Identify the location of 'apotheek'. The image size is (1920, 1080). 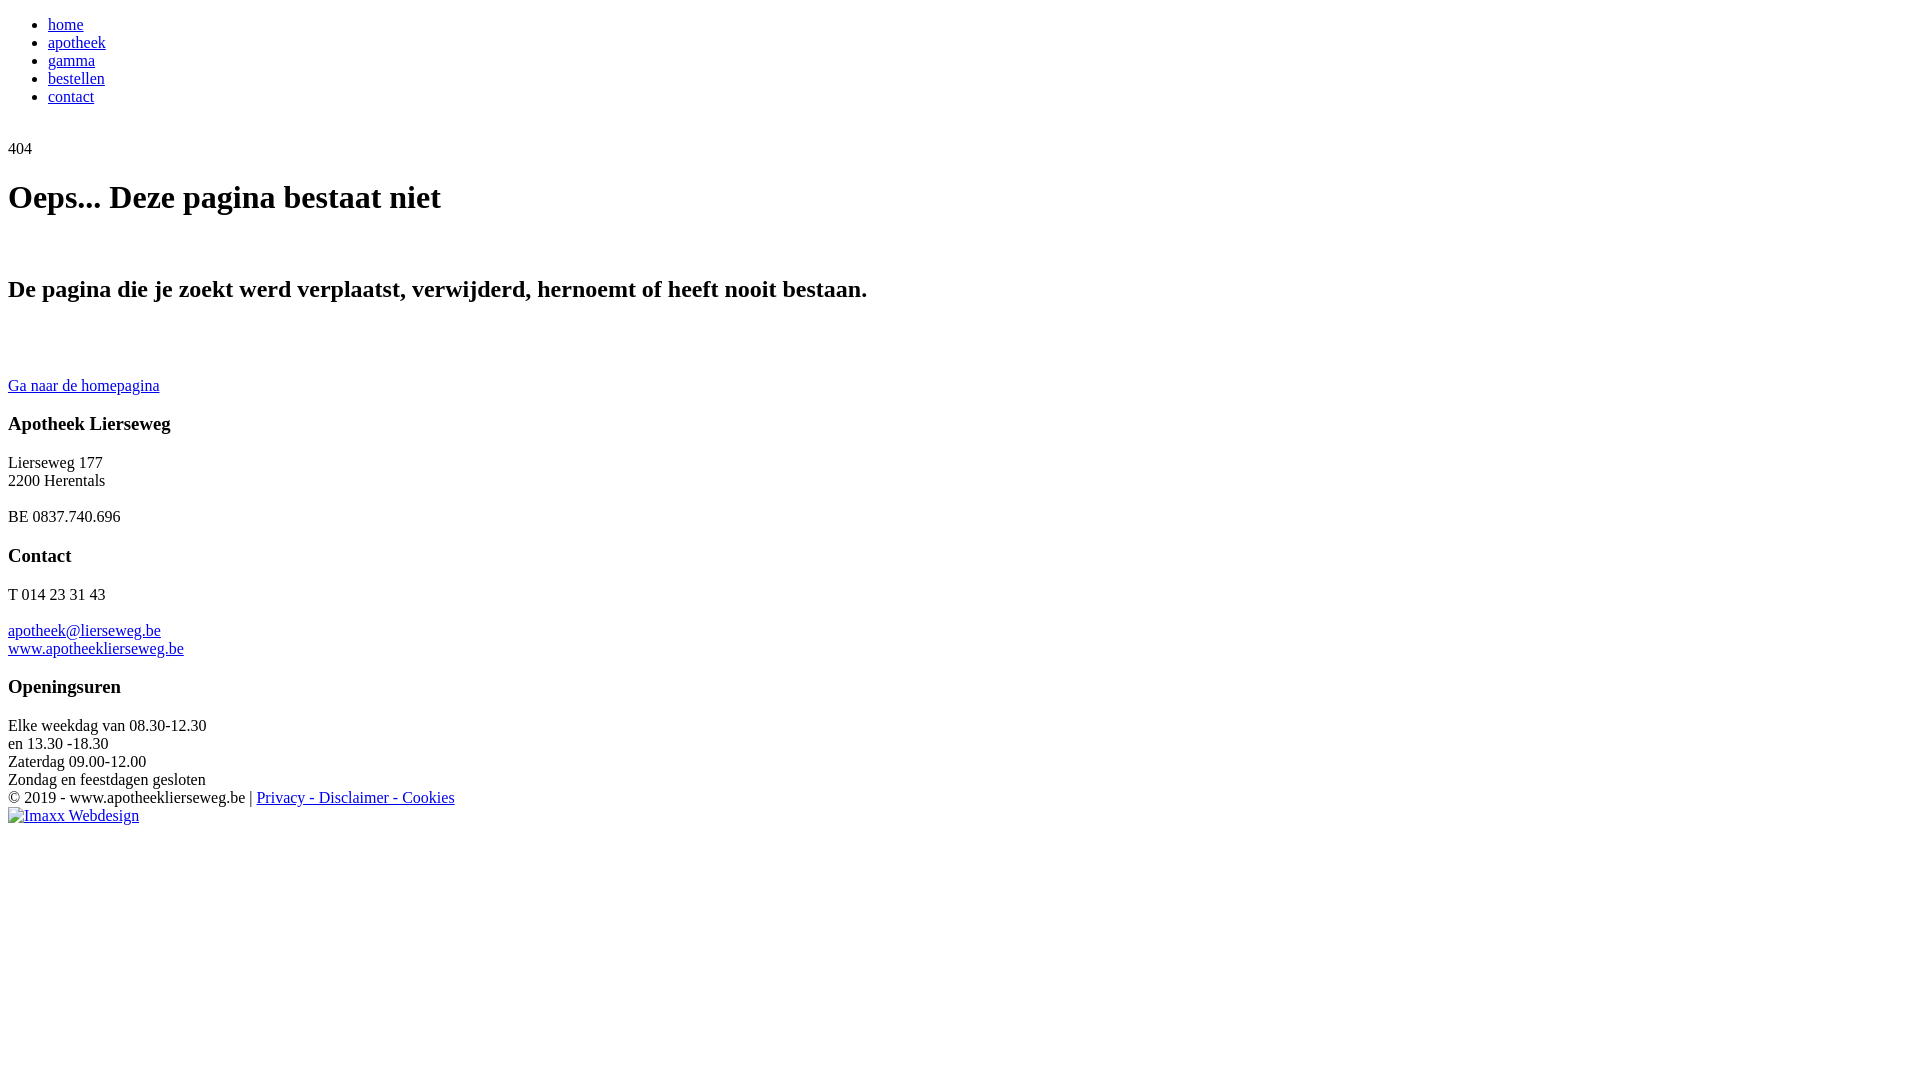
(76, 42).